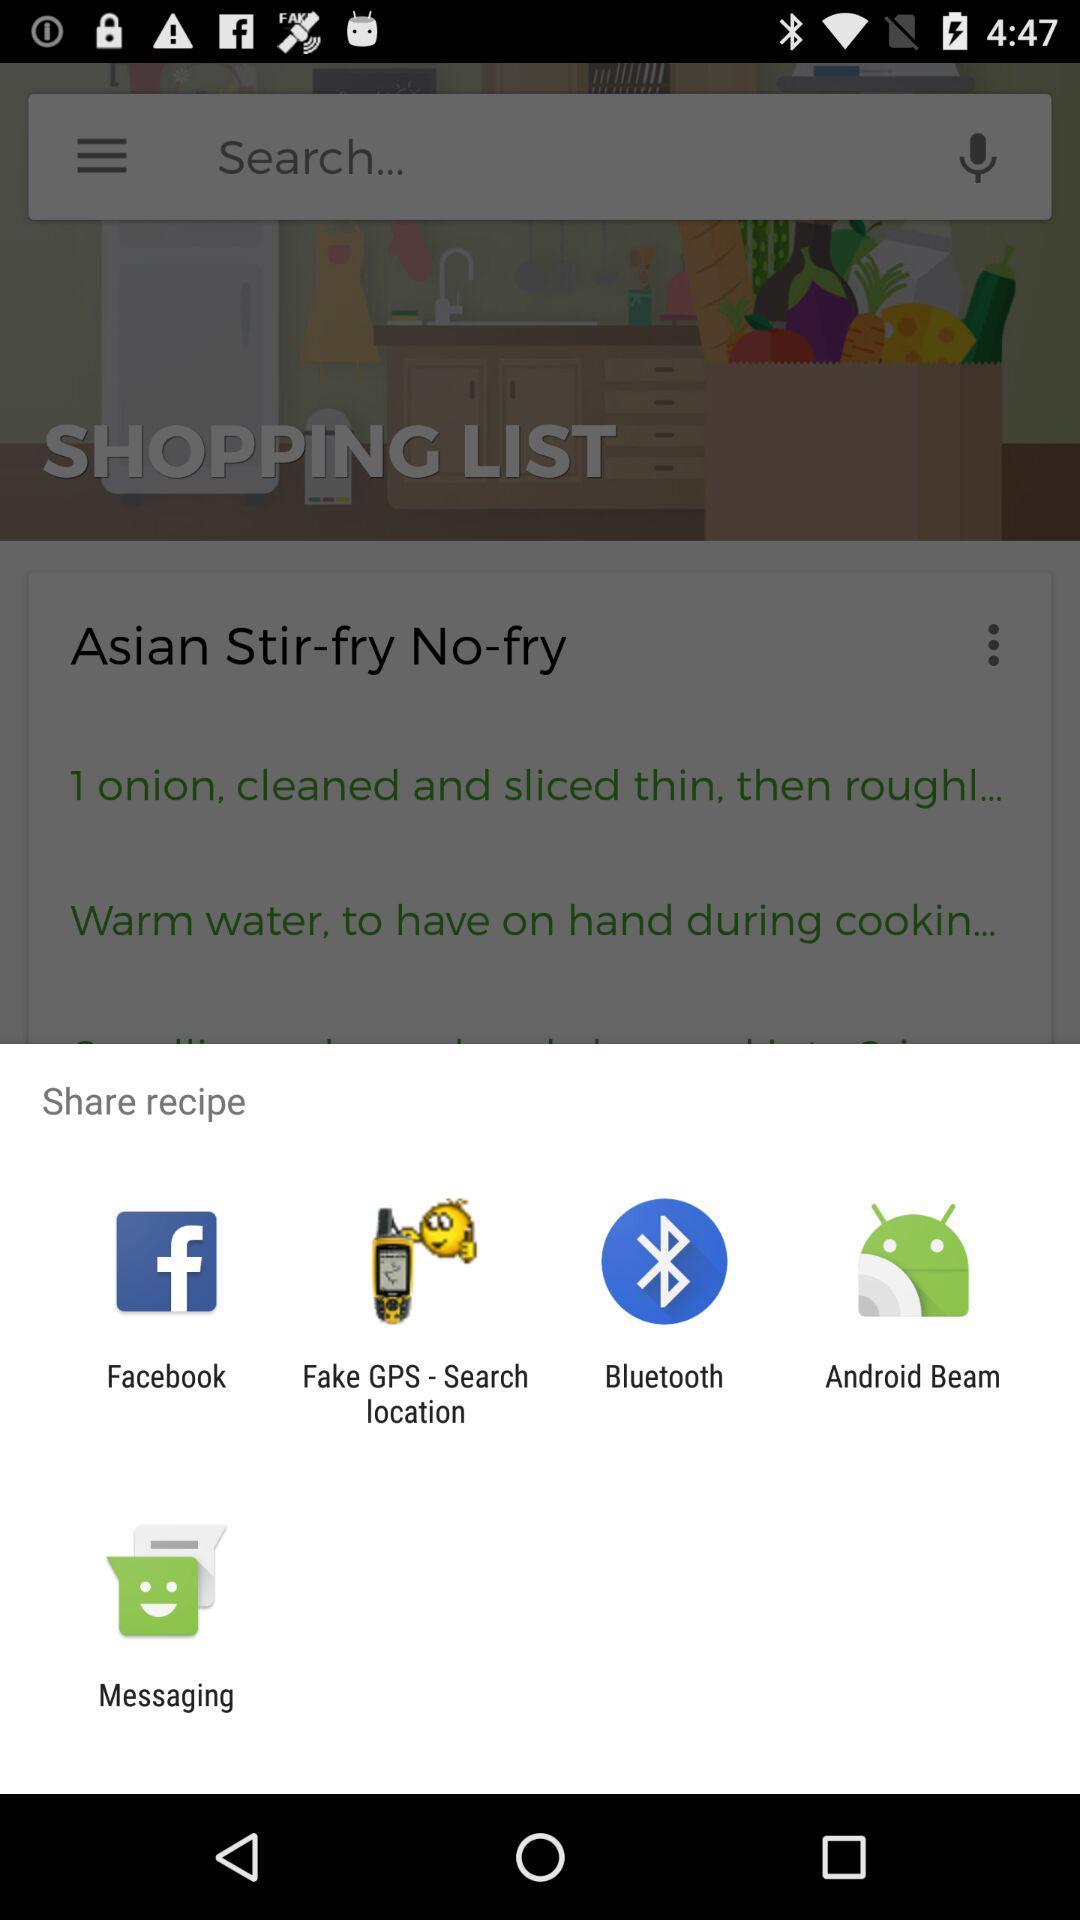 This screenshot has width=1080, height=1920. Describe the element at coordinates (165, 1711) in the screenshot. I see `the messaging app` at that location.